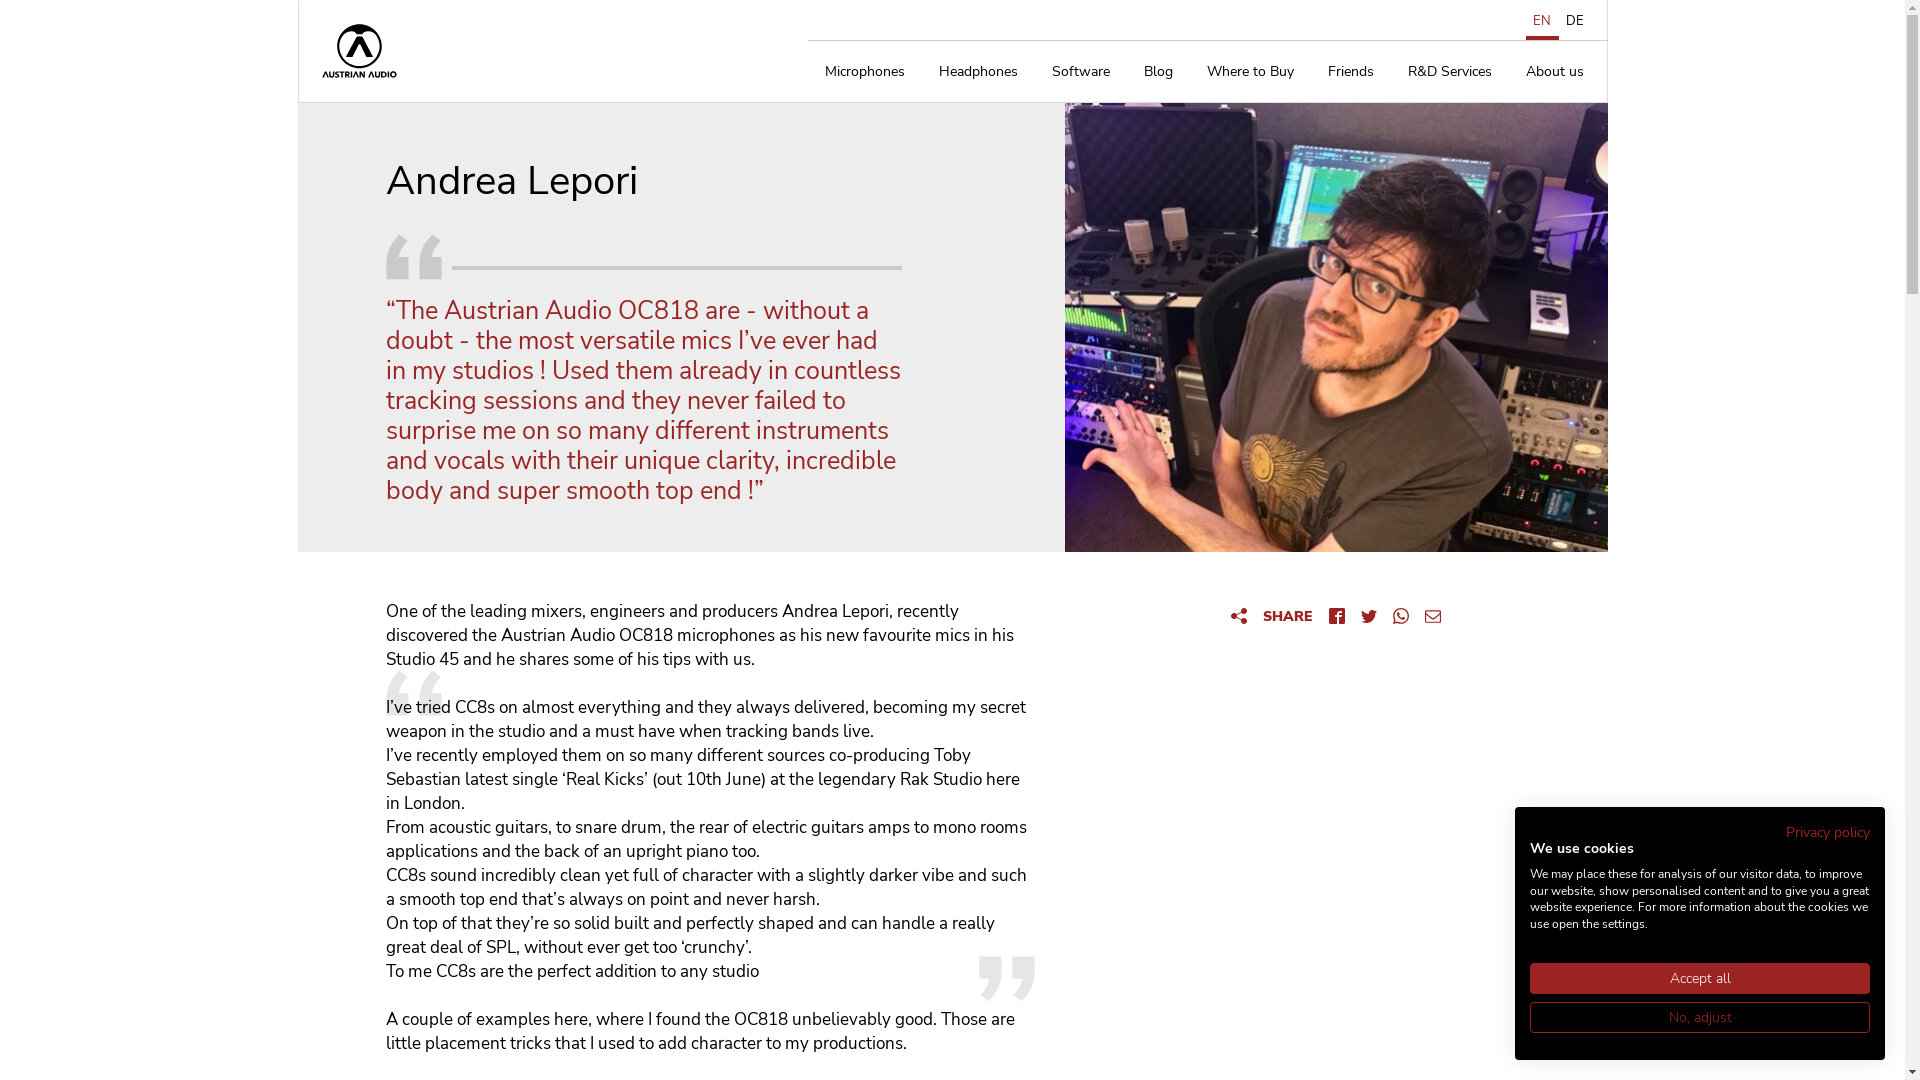 This screenshot has height=1080, width=1920. Describe the element at coordinates (1249, 71) in the screenshot. I see `'Where to Buy'` at that location.